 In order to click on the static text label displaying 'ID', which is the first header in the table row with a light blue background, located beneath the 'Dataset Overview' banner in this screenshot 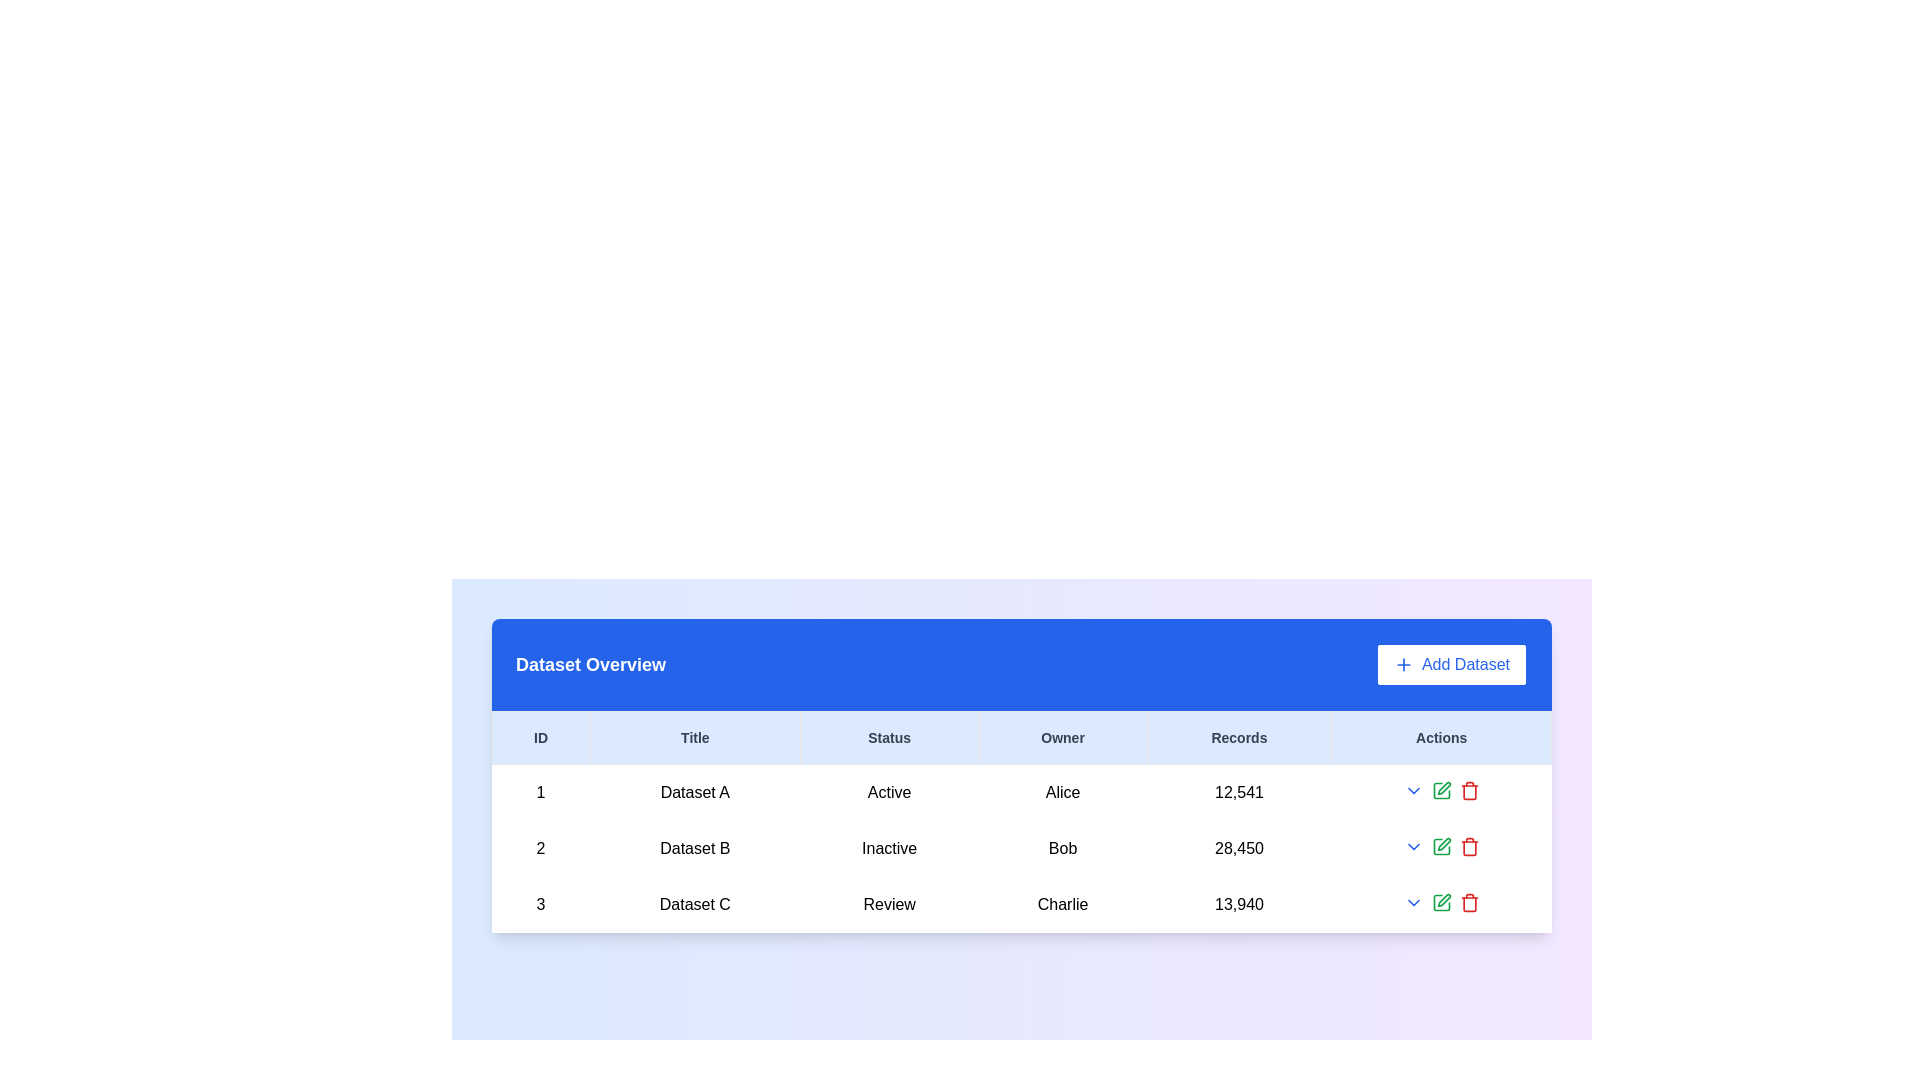, I will do `click(541, 737)`.